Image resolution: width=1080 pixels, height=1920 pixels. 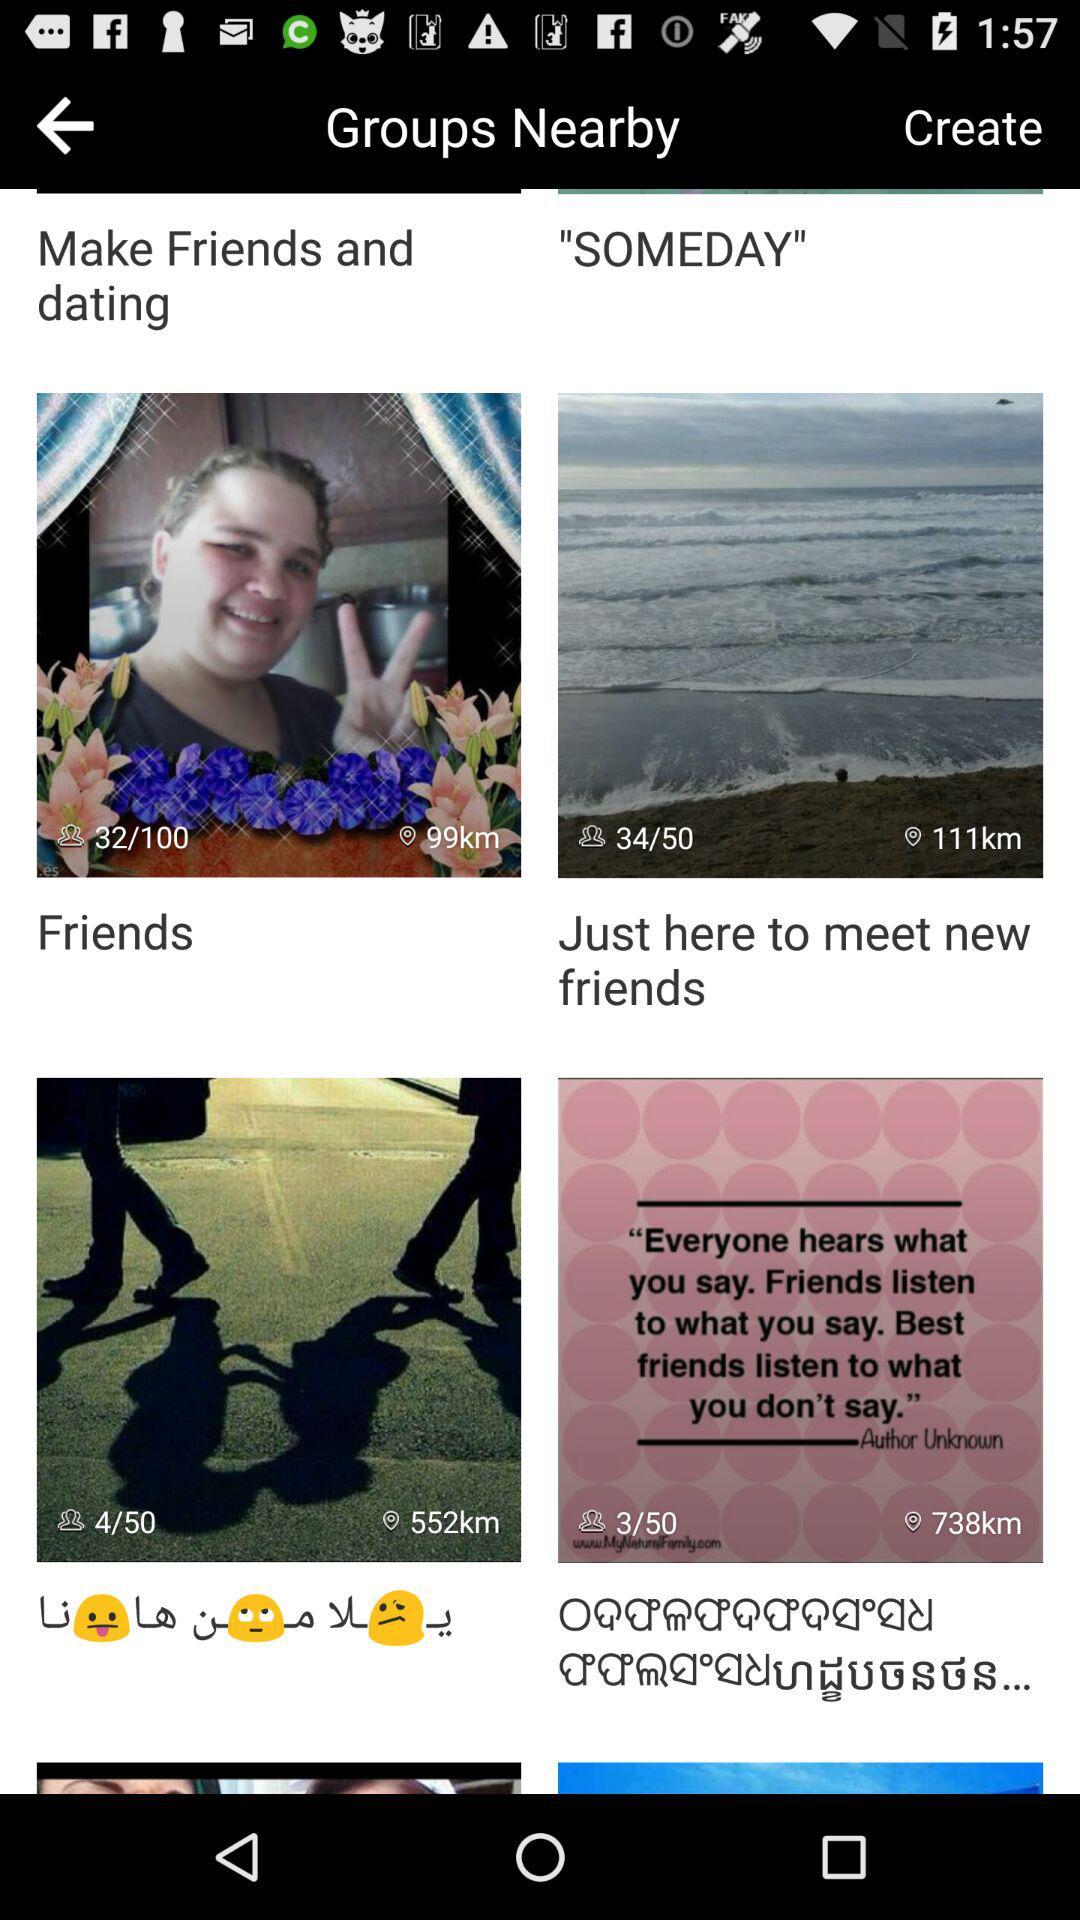 I want to click on the arrow_backward icon, so click(x=68, y=133).